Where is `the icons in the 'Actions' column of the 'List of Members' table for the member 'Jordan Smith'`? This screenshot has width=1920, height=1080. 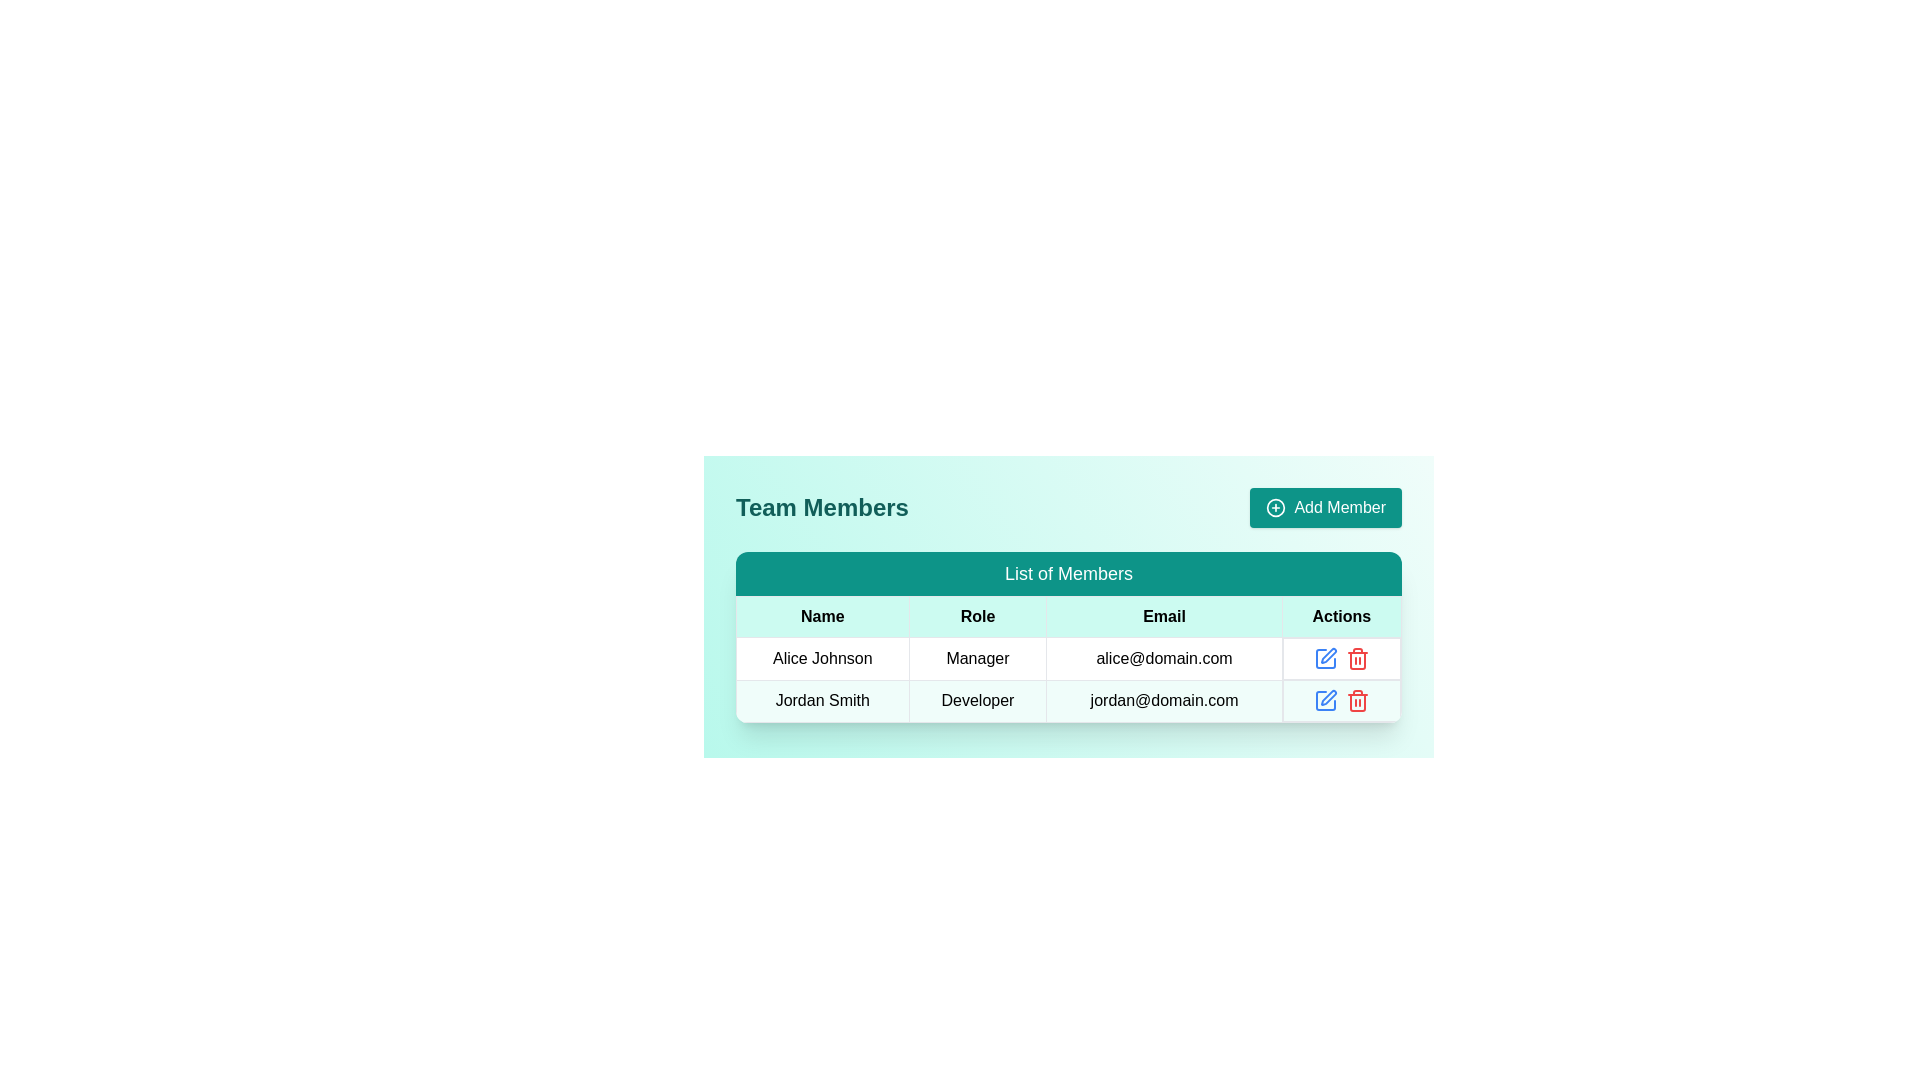 the icons in the 'Actions' column of the 'List of Members' table for the member 'Jordan Smith' is located at coordinates (1341, 700).